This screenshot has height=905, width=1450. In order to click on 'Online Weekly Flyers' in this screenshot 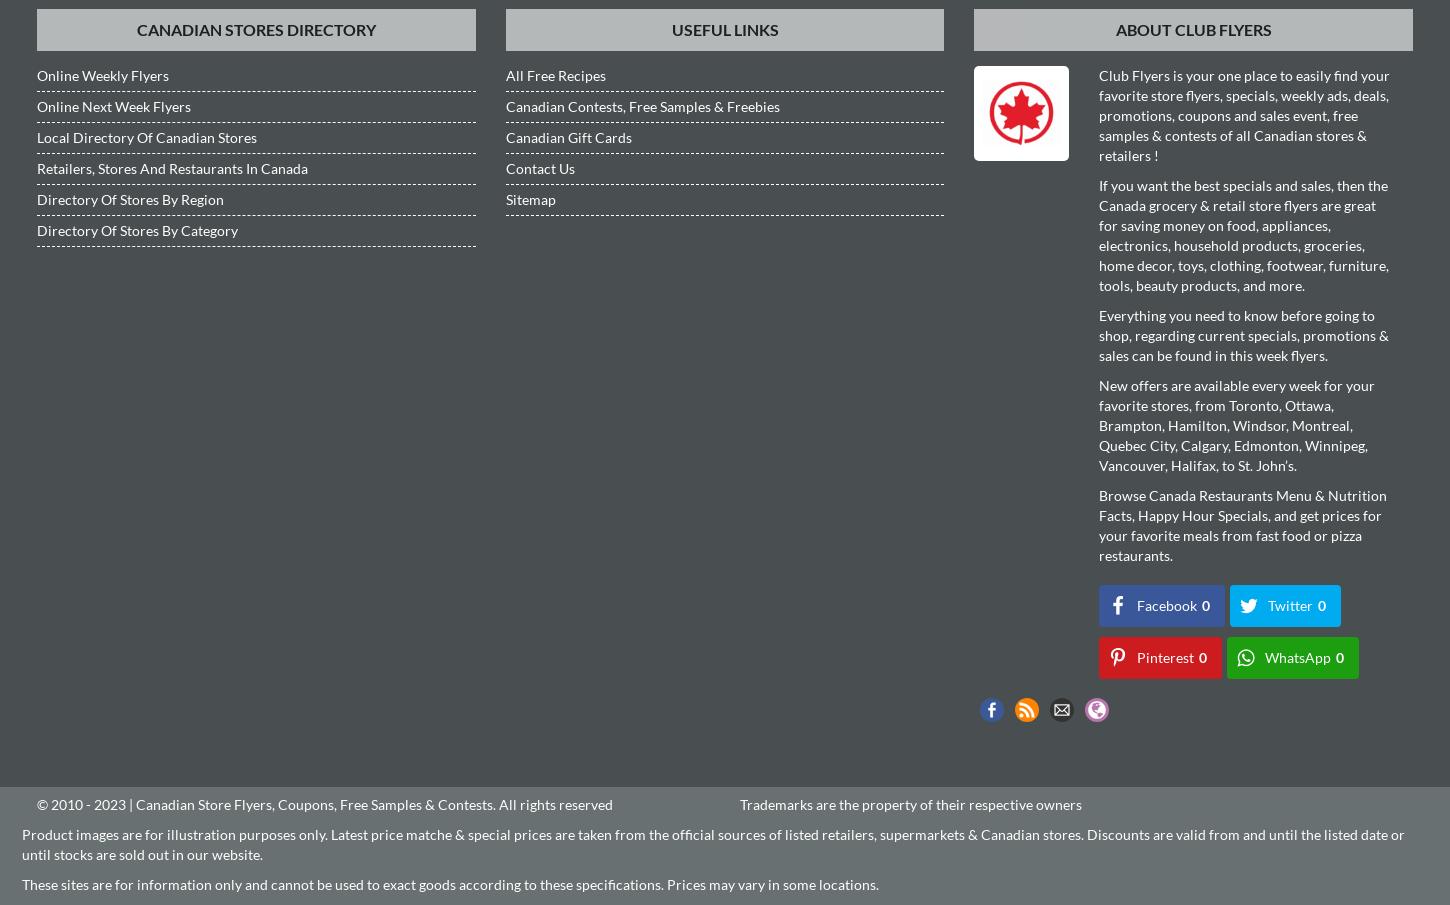, I will do `click(102, 74)`.